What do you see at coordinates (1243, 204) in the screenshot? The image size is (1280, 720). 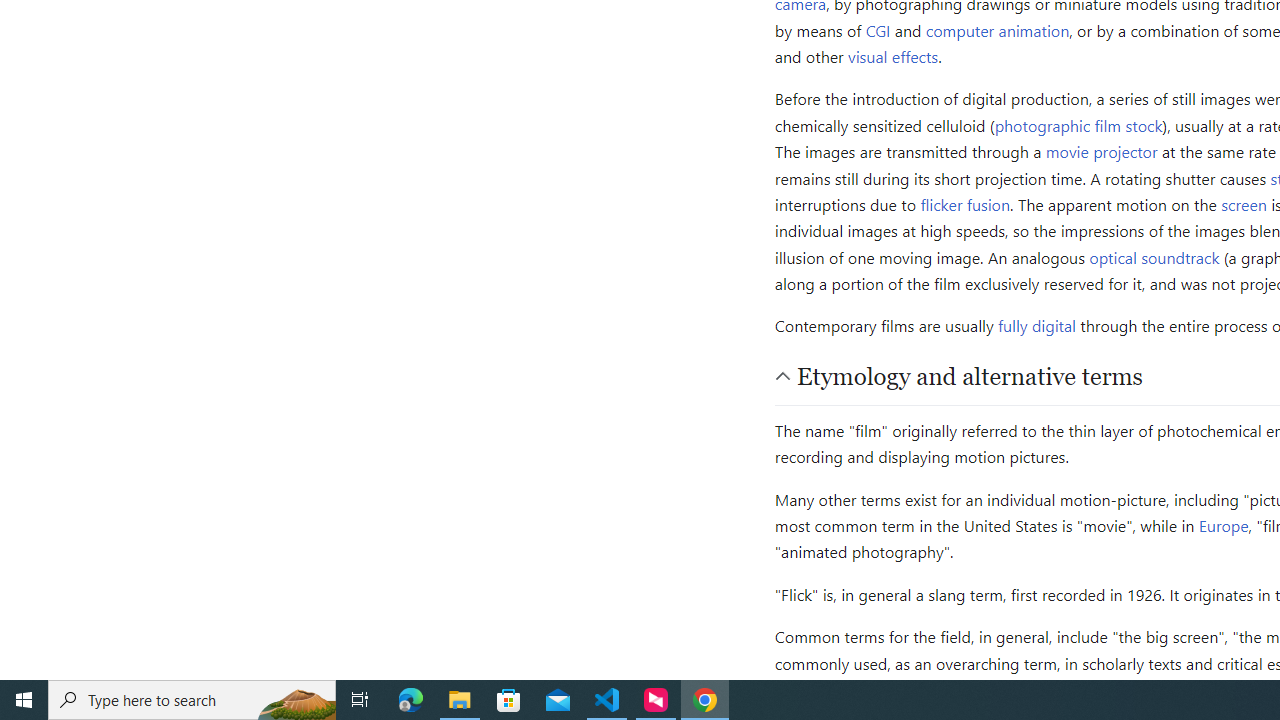 I see `'screen'` at bounding box center [1243, 204].